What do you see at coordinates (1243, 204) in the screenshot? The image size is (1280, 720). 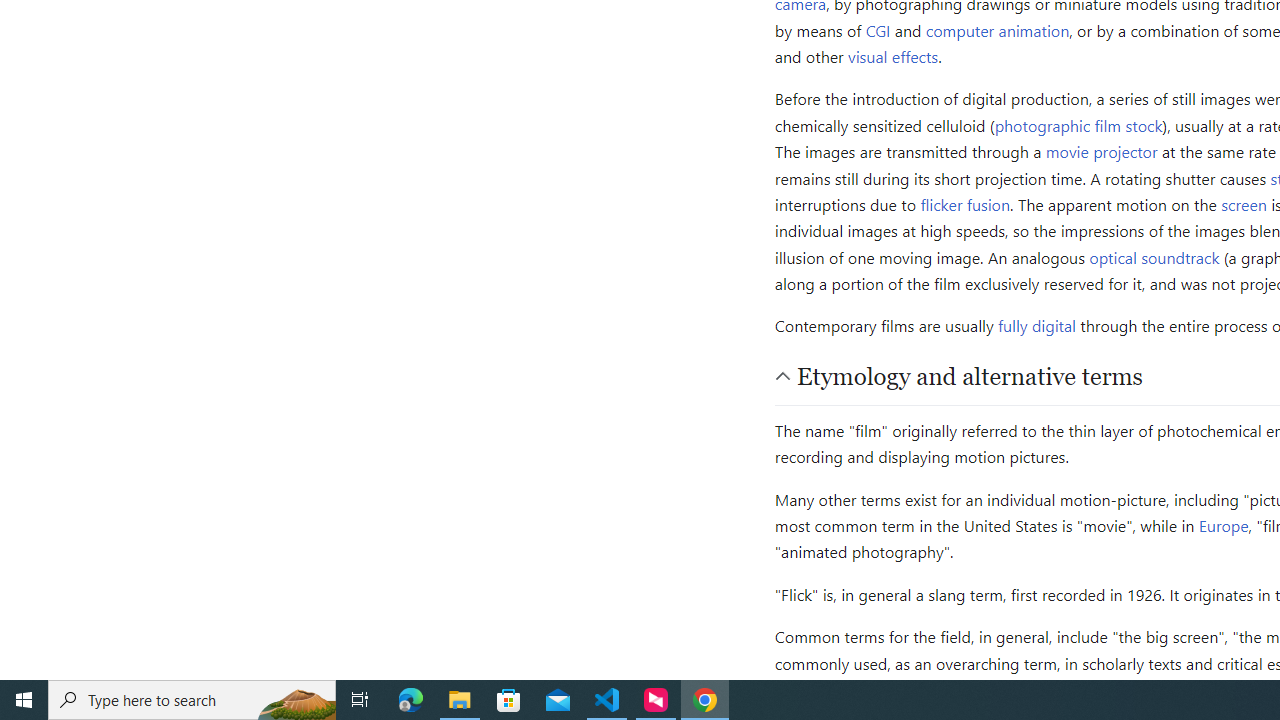 I see `'screen'` at bounding box center [1243, 204].